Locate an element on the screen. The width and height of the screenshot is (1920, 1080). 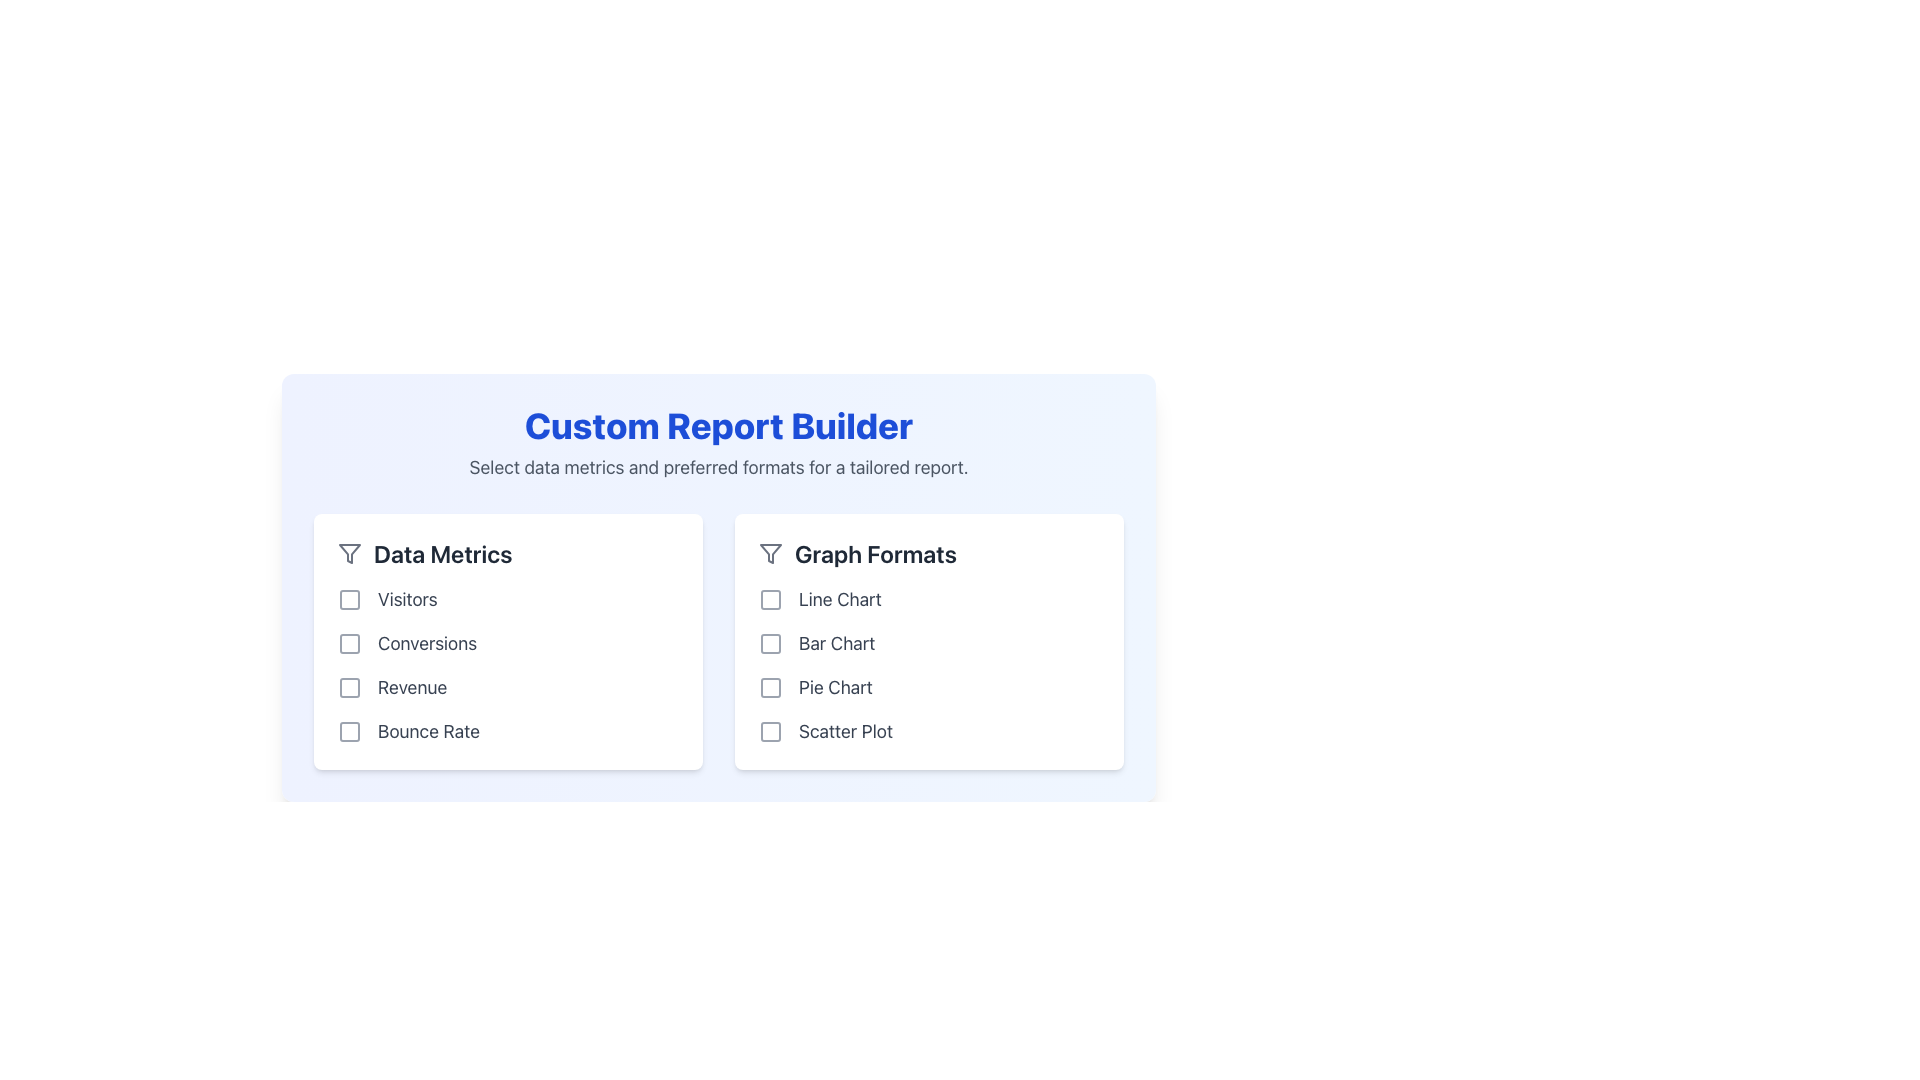
the Text label for the checkbox option in the 'Data Metrics' section of the 'Custom Report Builder' page is located at coordinates (406, 599).